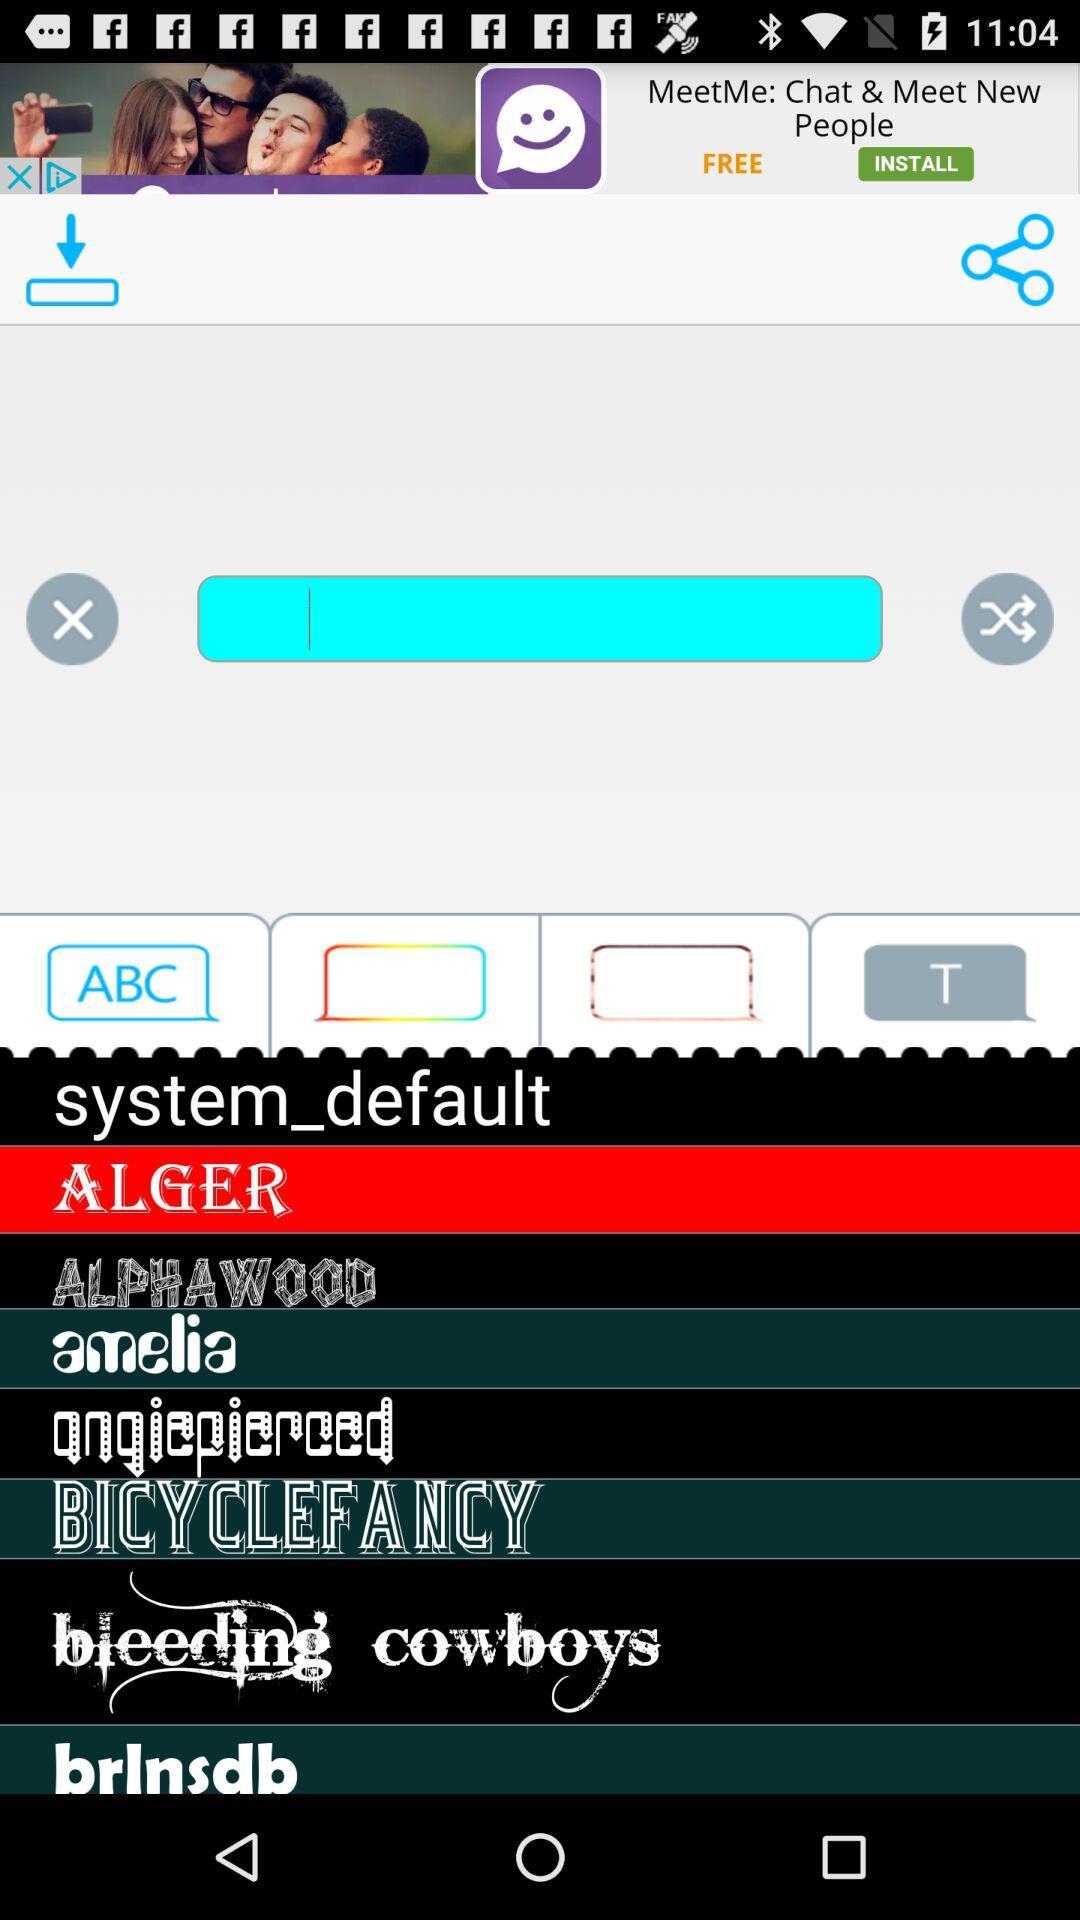 The width and height of the screenshot is (1080, 1920). What do you see at coordinates (1007, 618) in the screenshot?
I see `share the article` at bounding box center [1007, 618].